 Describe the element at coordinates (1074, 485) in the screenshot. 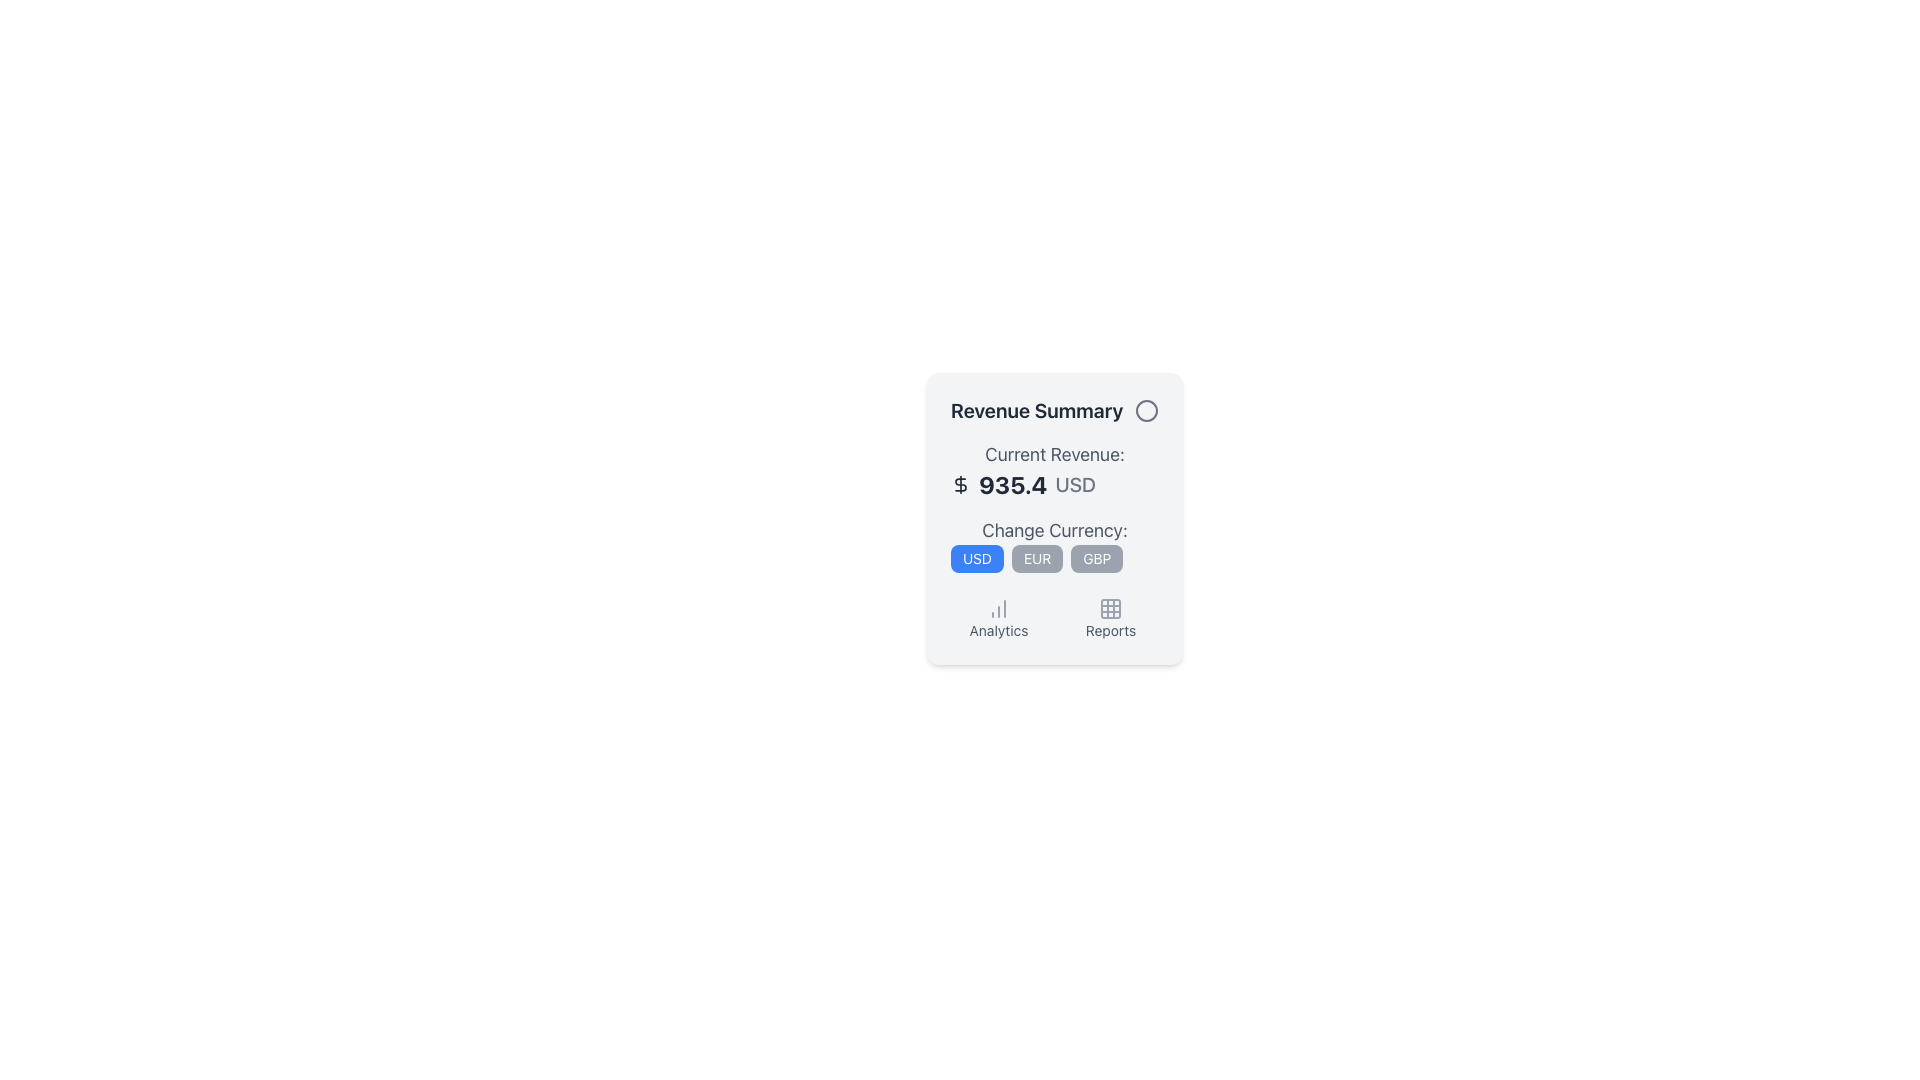

I see `the text label displaying 'USD', which is aligned to the right of the numeric value '935.4' and styled in gray, located in the middle section of the interface below the 'Current Revenue:' label` at that location.